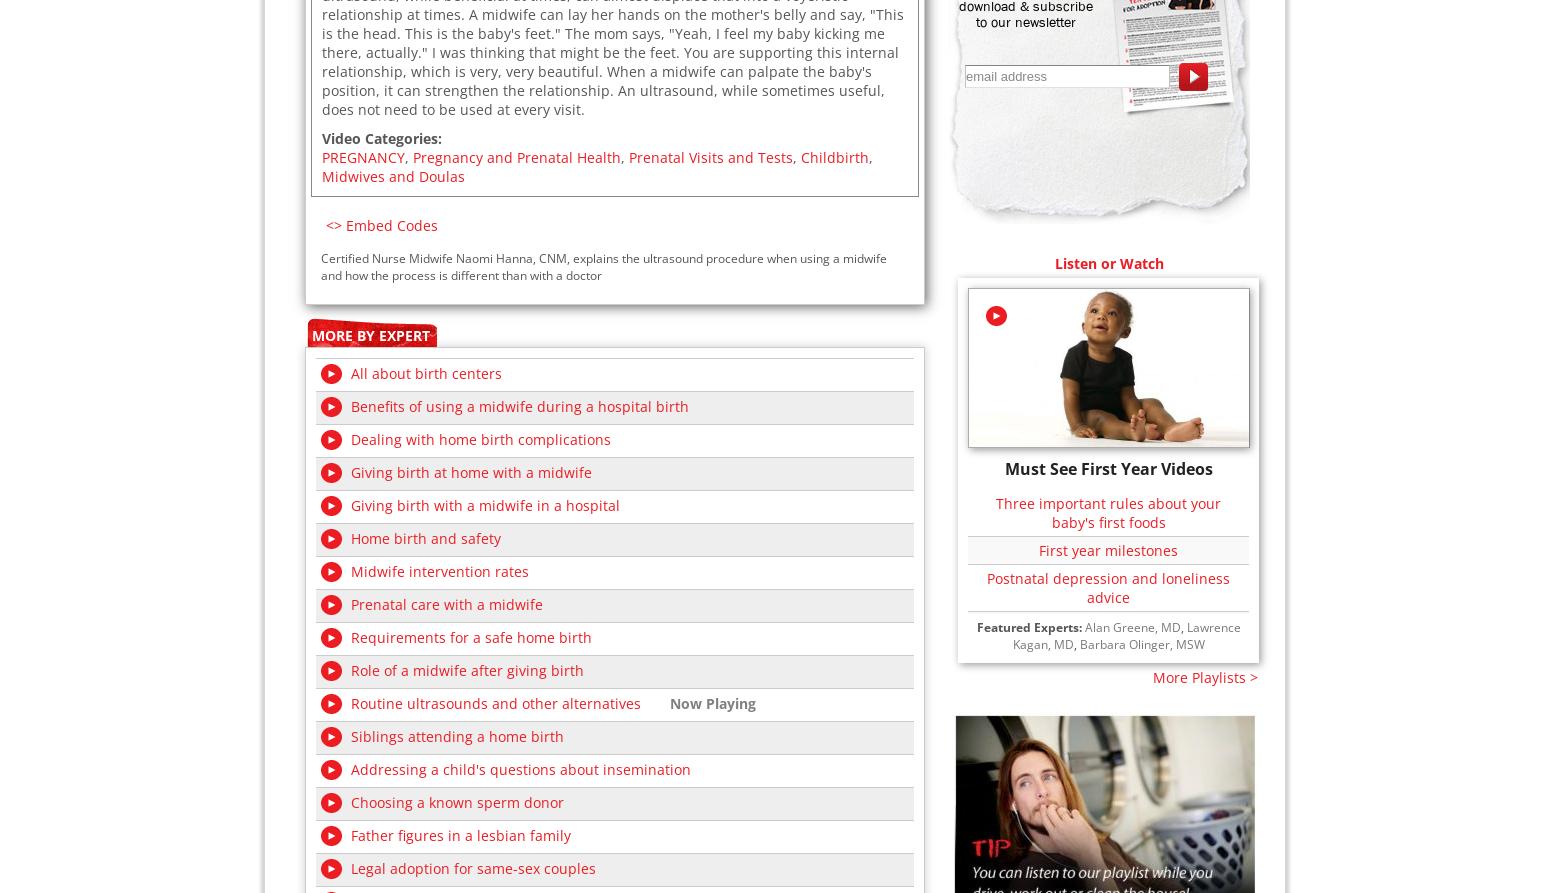 The width and height of the screenshot is (1550, 893). Describe the element at coordinates (833, 156) in the screenshot. I see `'Childbirth'` at that location.